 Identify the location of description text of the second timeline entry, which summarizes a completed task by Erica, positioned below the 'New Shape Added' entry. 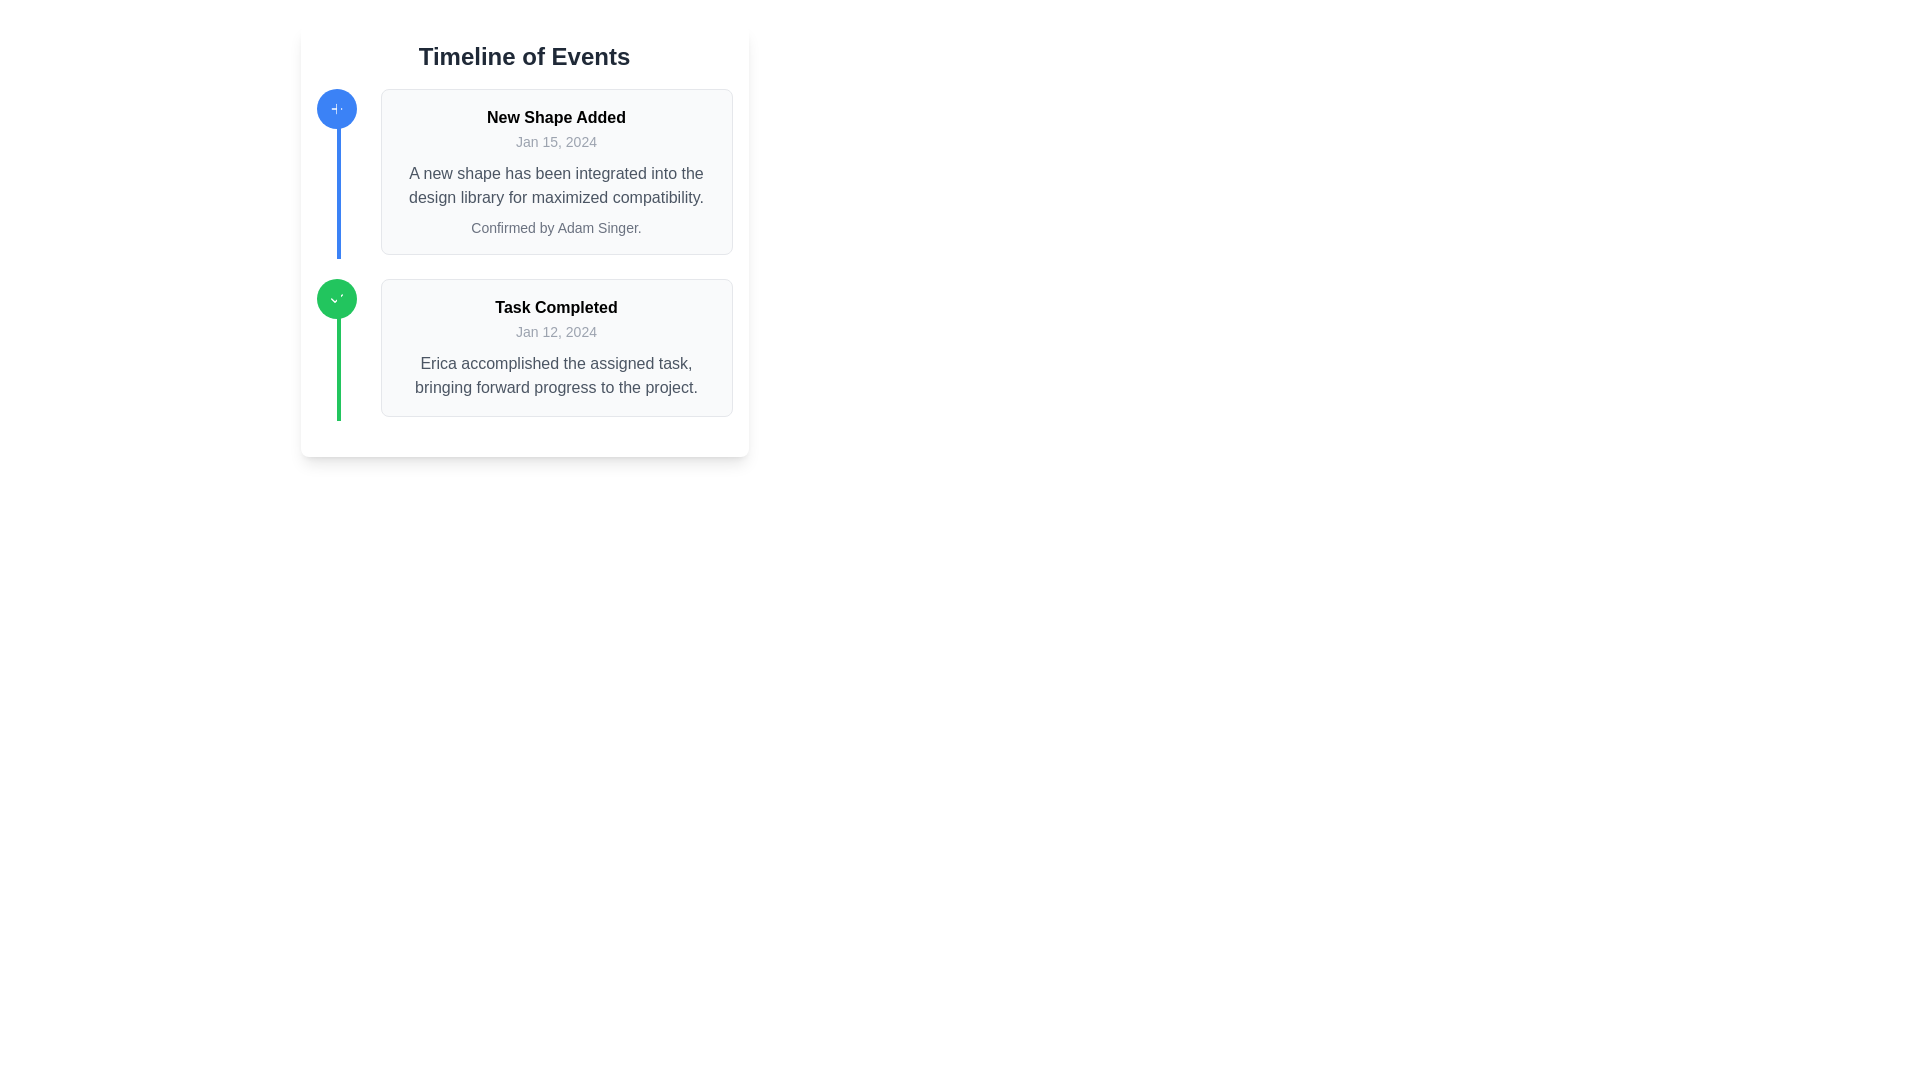
(524, 346).